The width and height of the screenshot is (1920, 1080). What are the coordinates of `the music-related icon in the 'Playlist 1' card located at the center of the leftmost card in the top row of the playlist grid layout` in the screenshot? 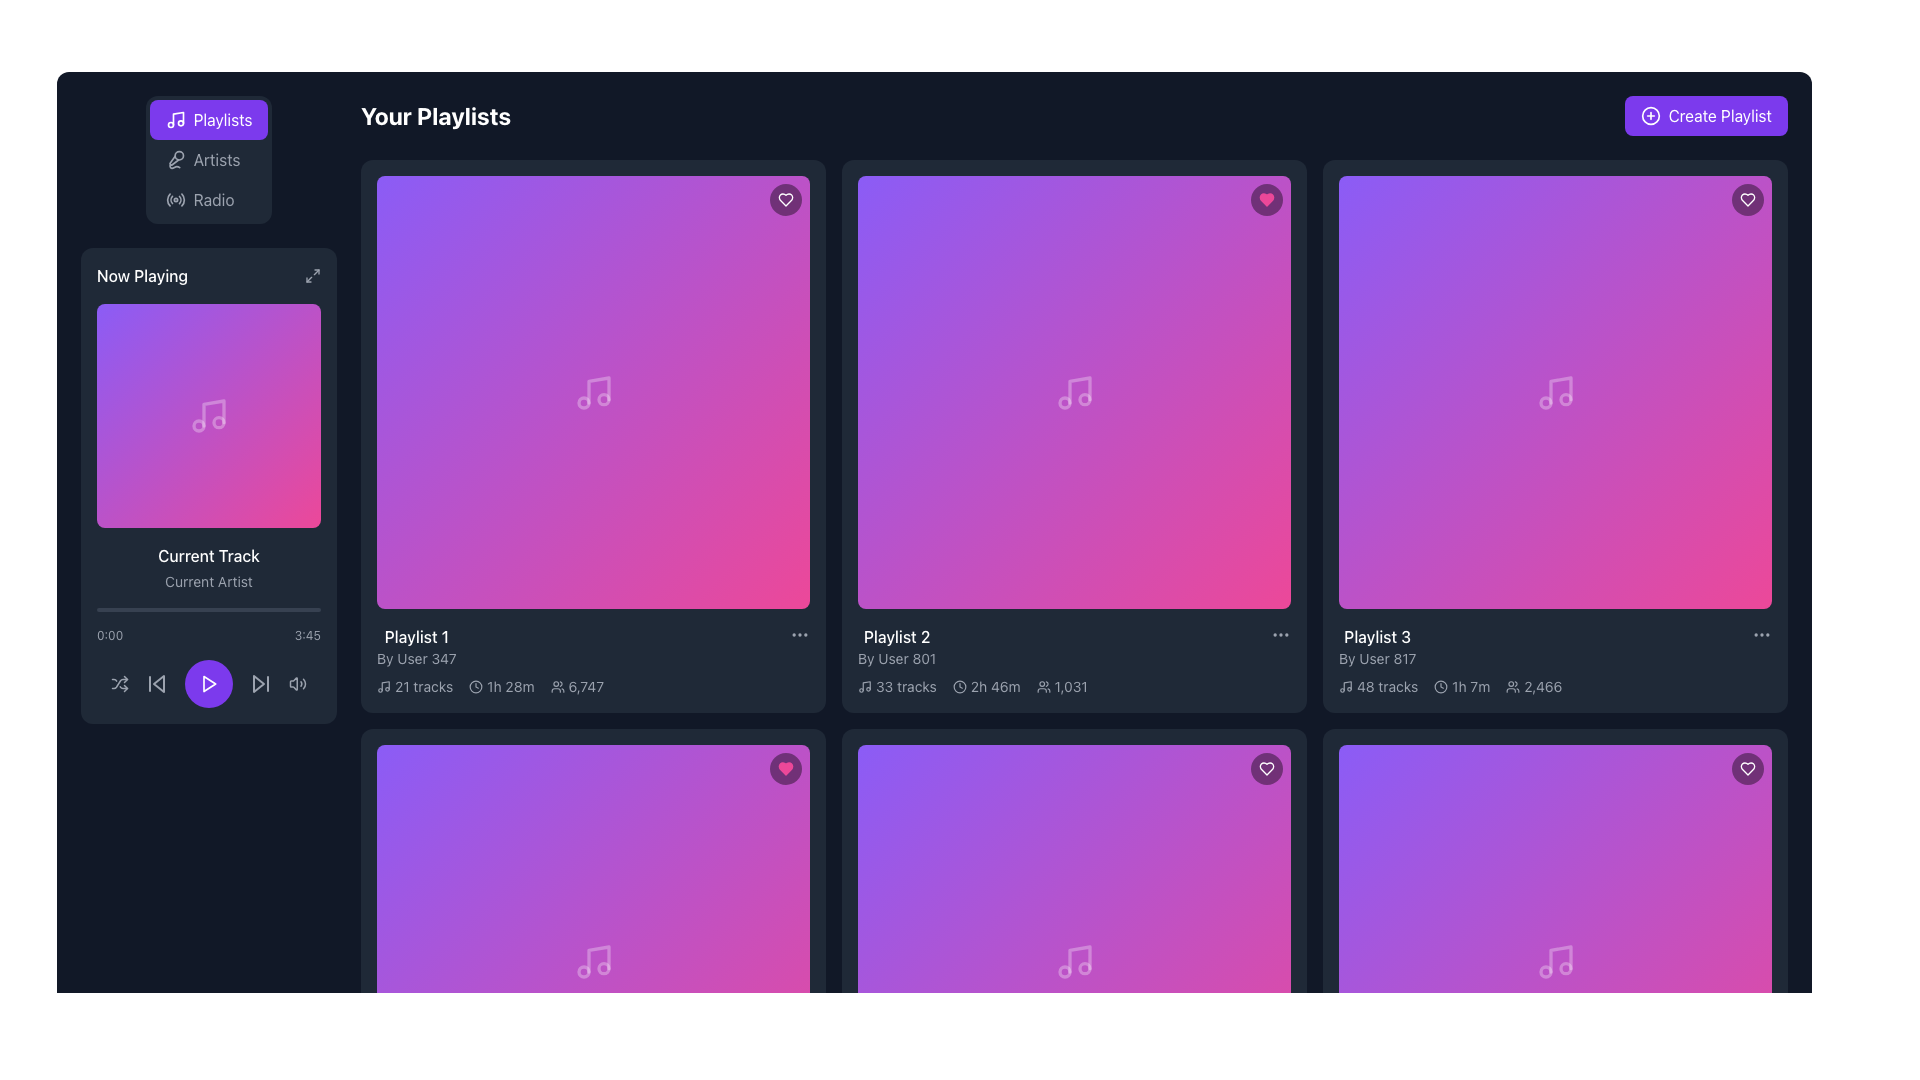 It's located at (592, 392).